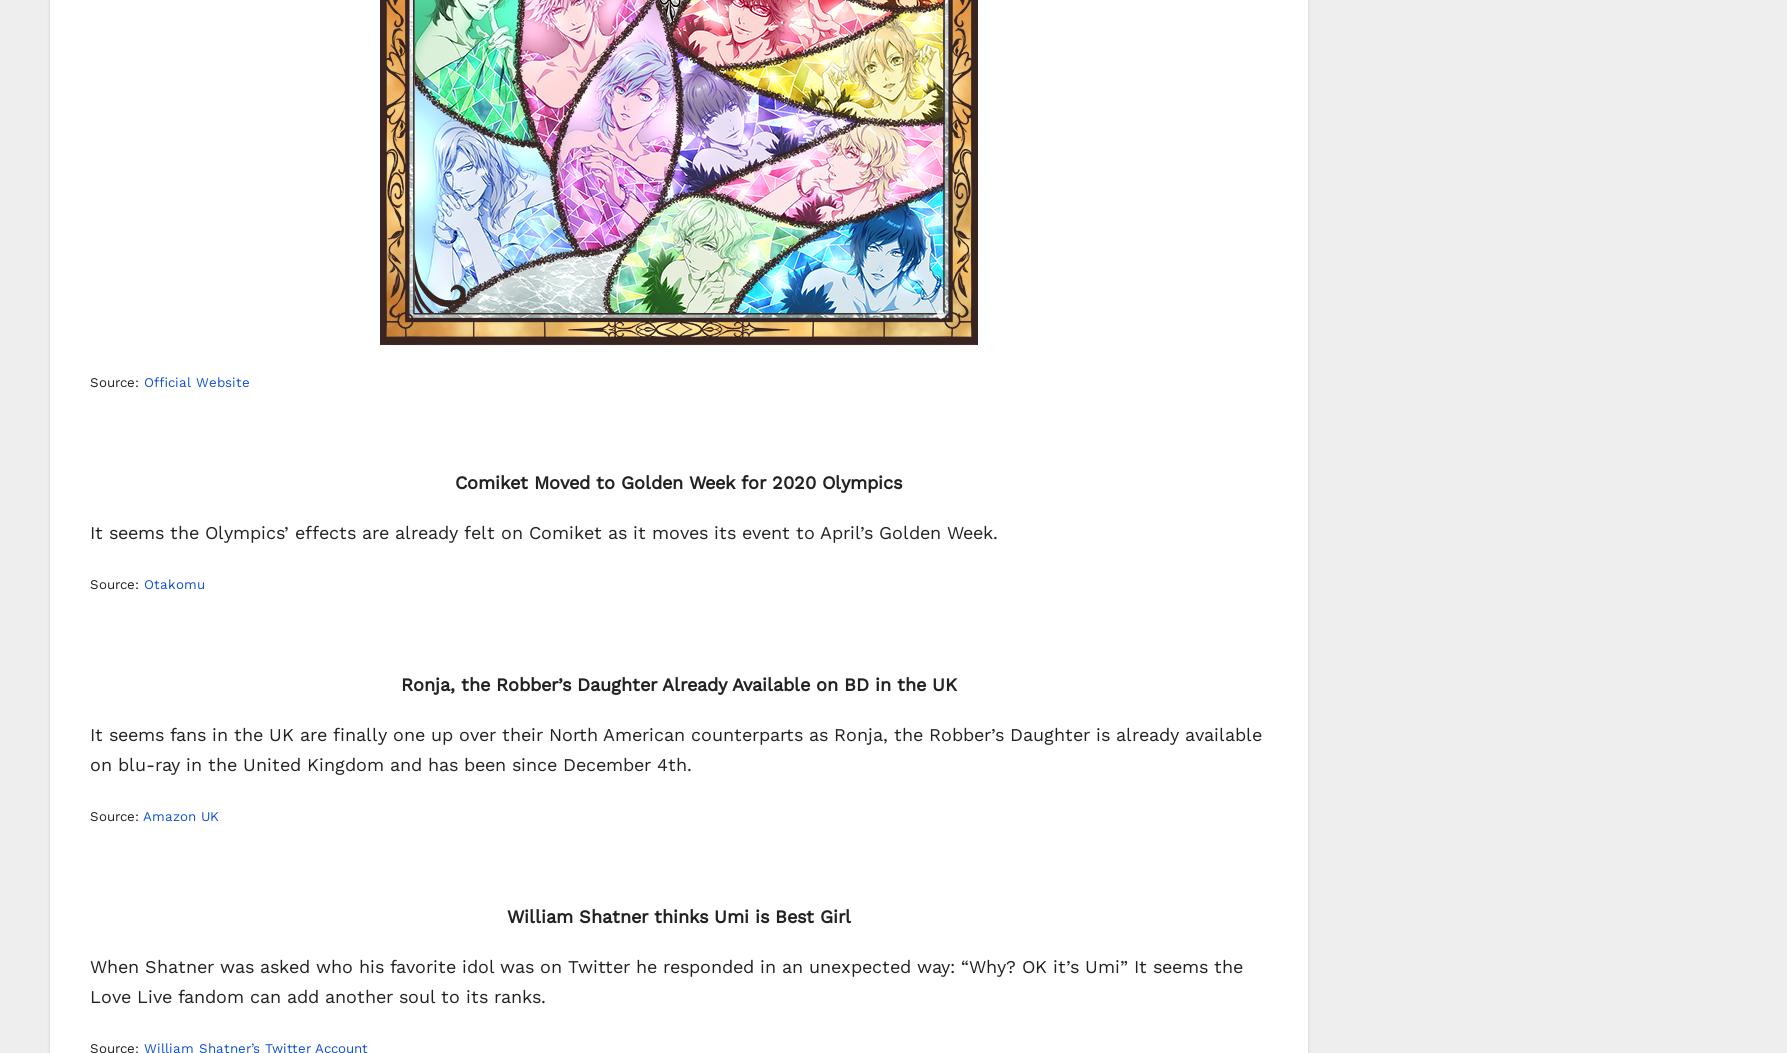 Image resolution: width=1787 pixels, height=1053 pixels. I want to click on 'It seems fans in the UK are finally one up over their North American counterparts as Ronja, the Robber’s Daughter is already available on blu-ray in the United Kingdom and has been since December 4th.', so click(675, 747).